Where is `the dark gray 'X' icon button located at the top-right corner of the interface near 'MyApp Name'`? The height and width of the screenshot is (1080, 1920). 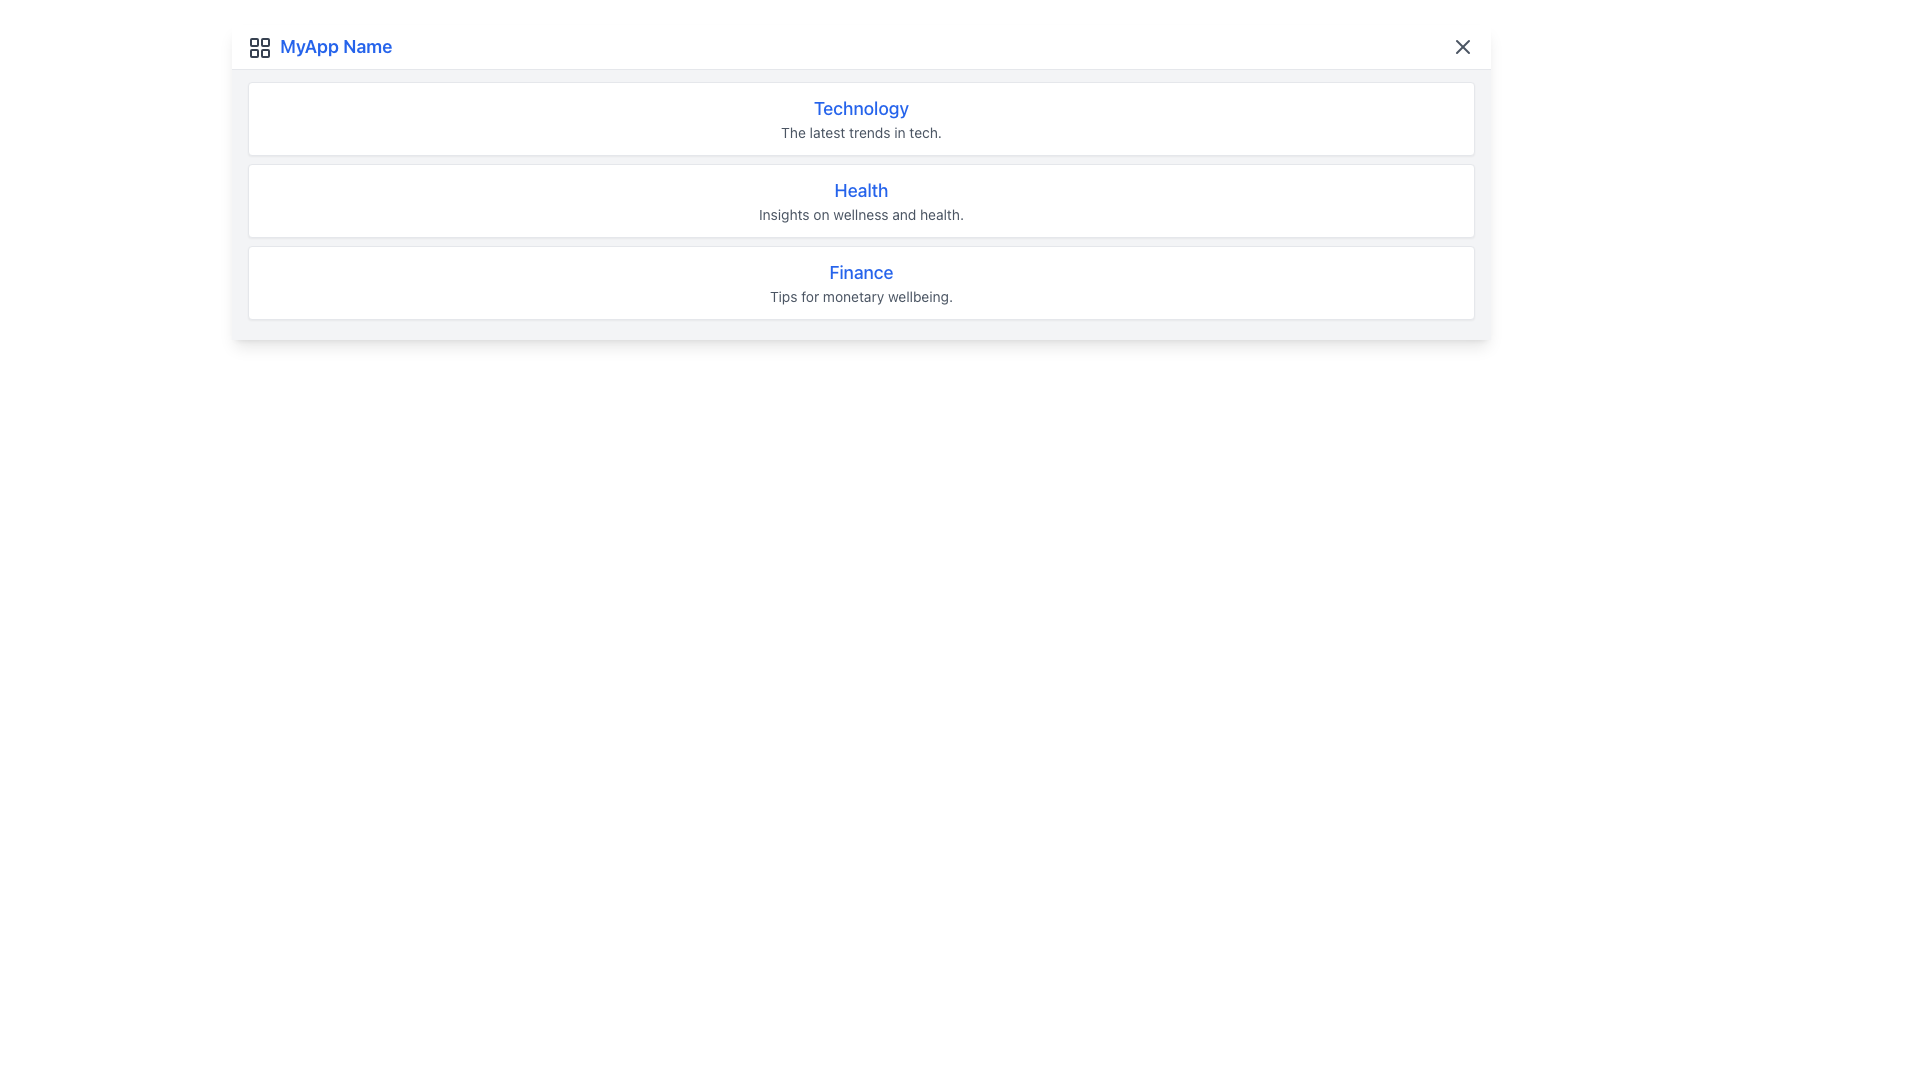
the dark gray 'X' icon button located at the top-right corner of the interface near 'MyApp Name' is located at coordinates (1463, 45).